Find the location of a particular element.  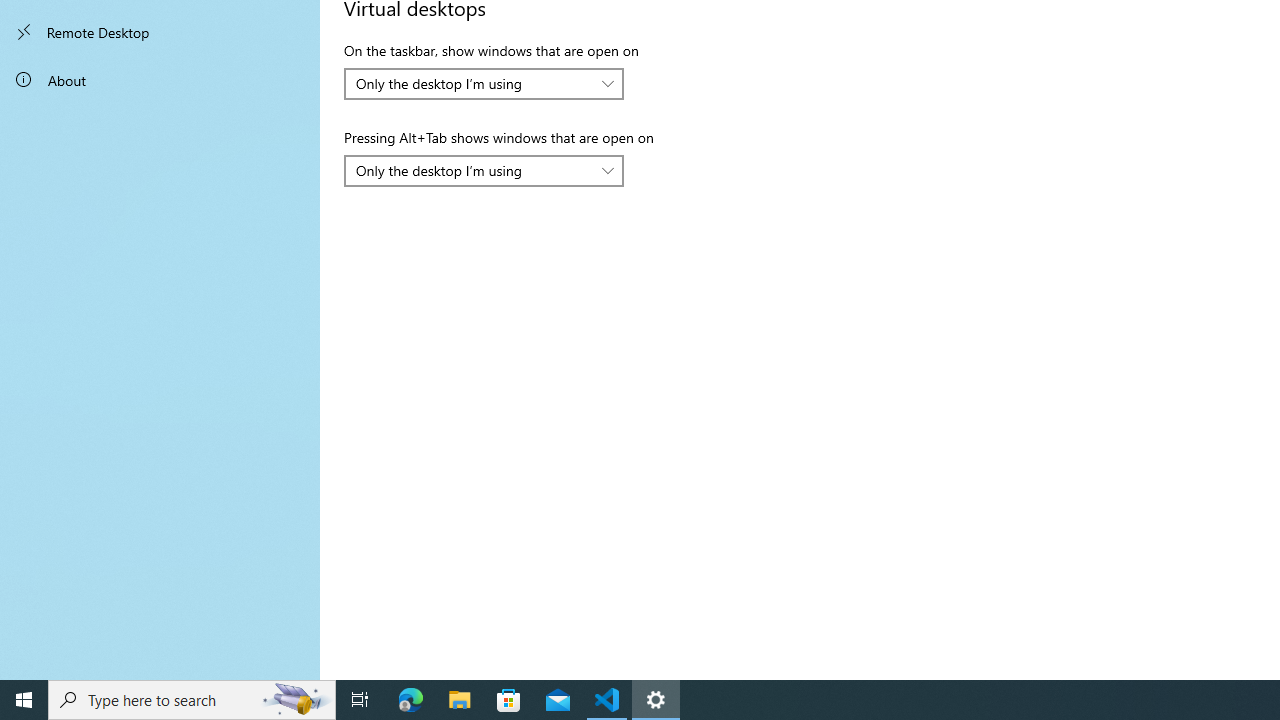

'Search highlights icon opens search home window' is located at coordinates (294, 698).